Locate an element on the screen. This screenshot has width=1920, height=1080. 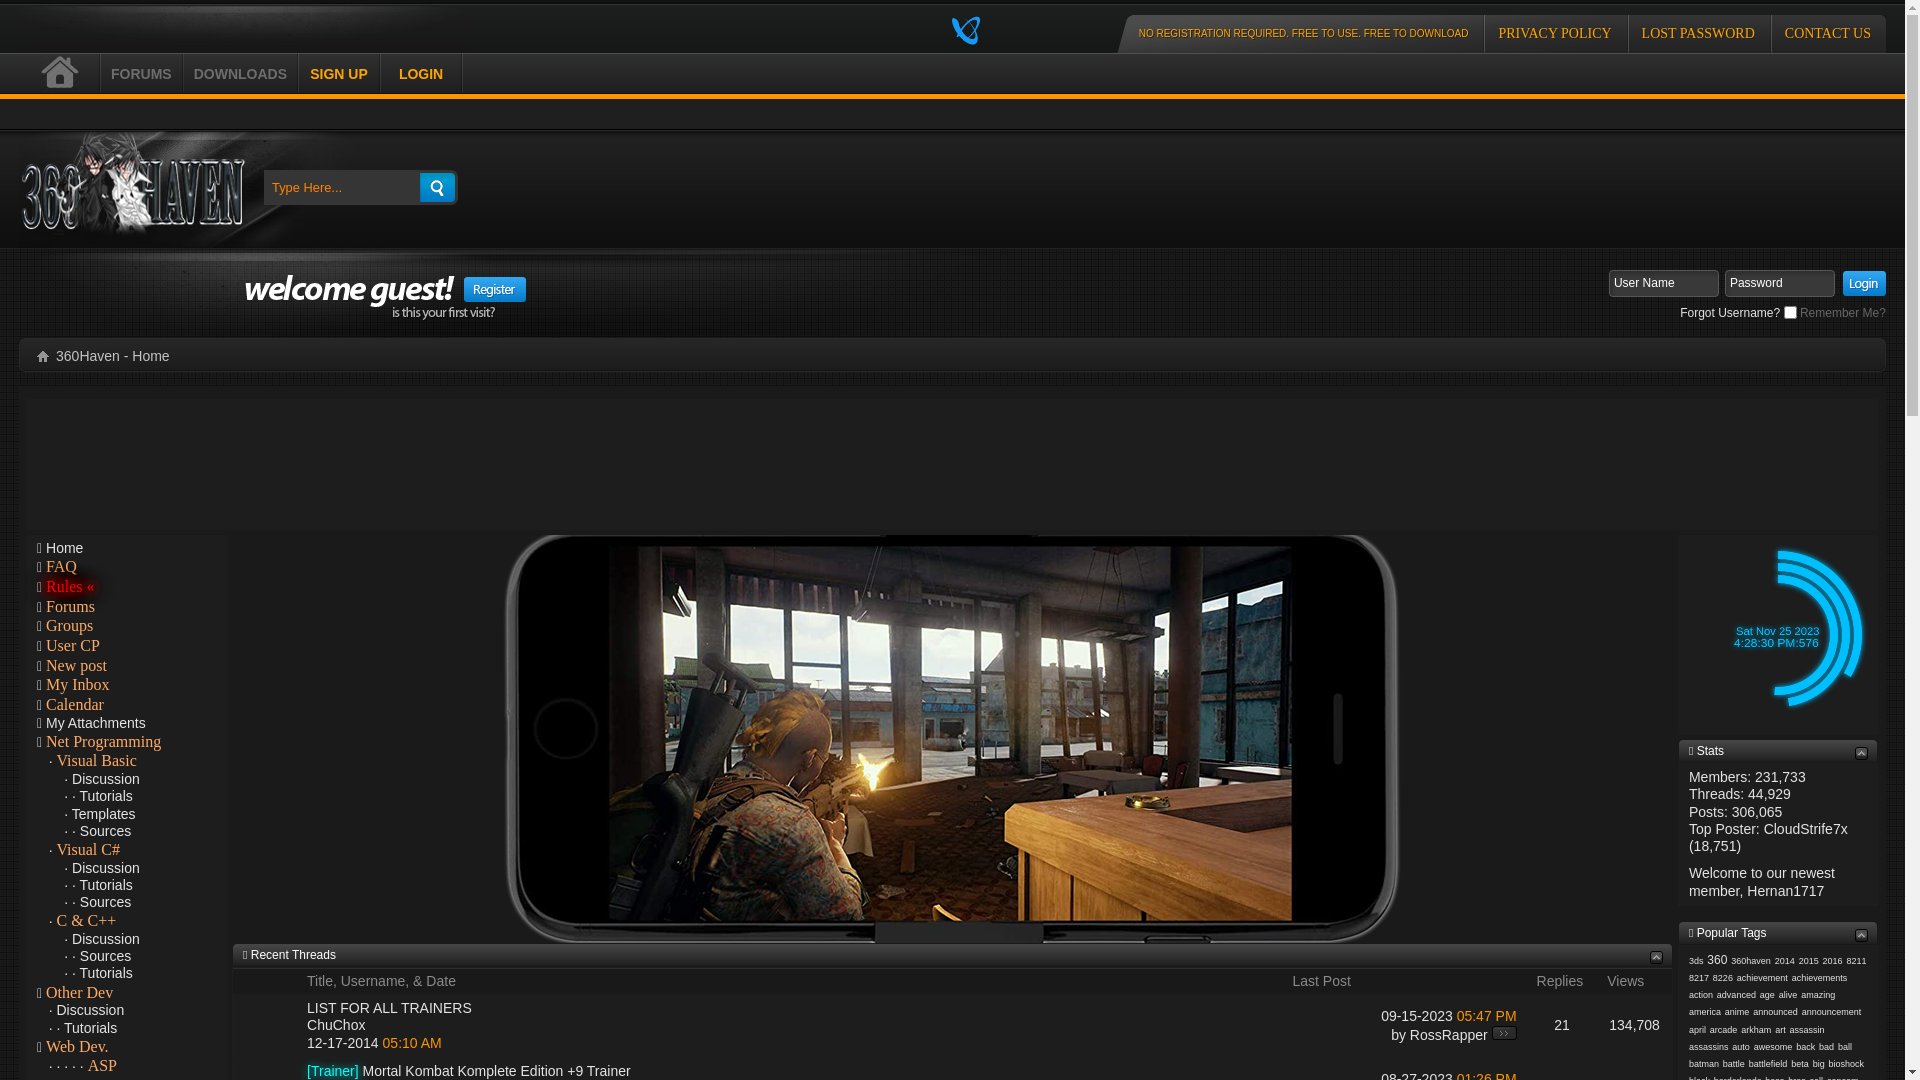
'PRIVACY POLICY' is located at coordinates (1483, 34).